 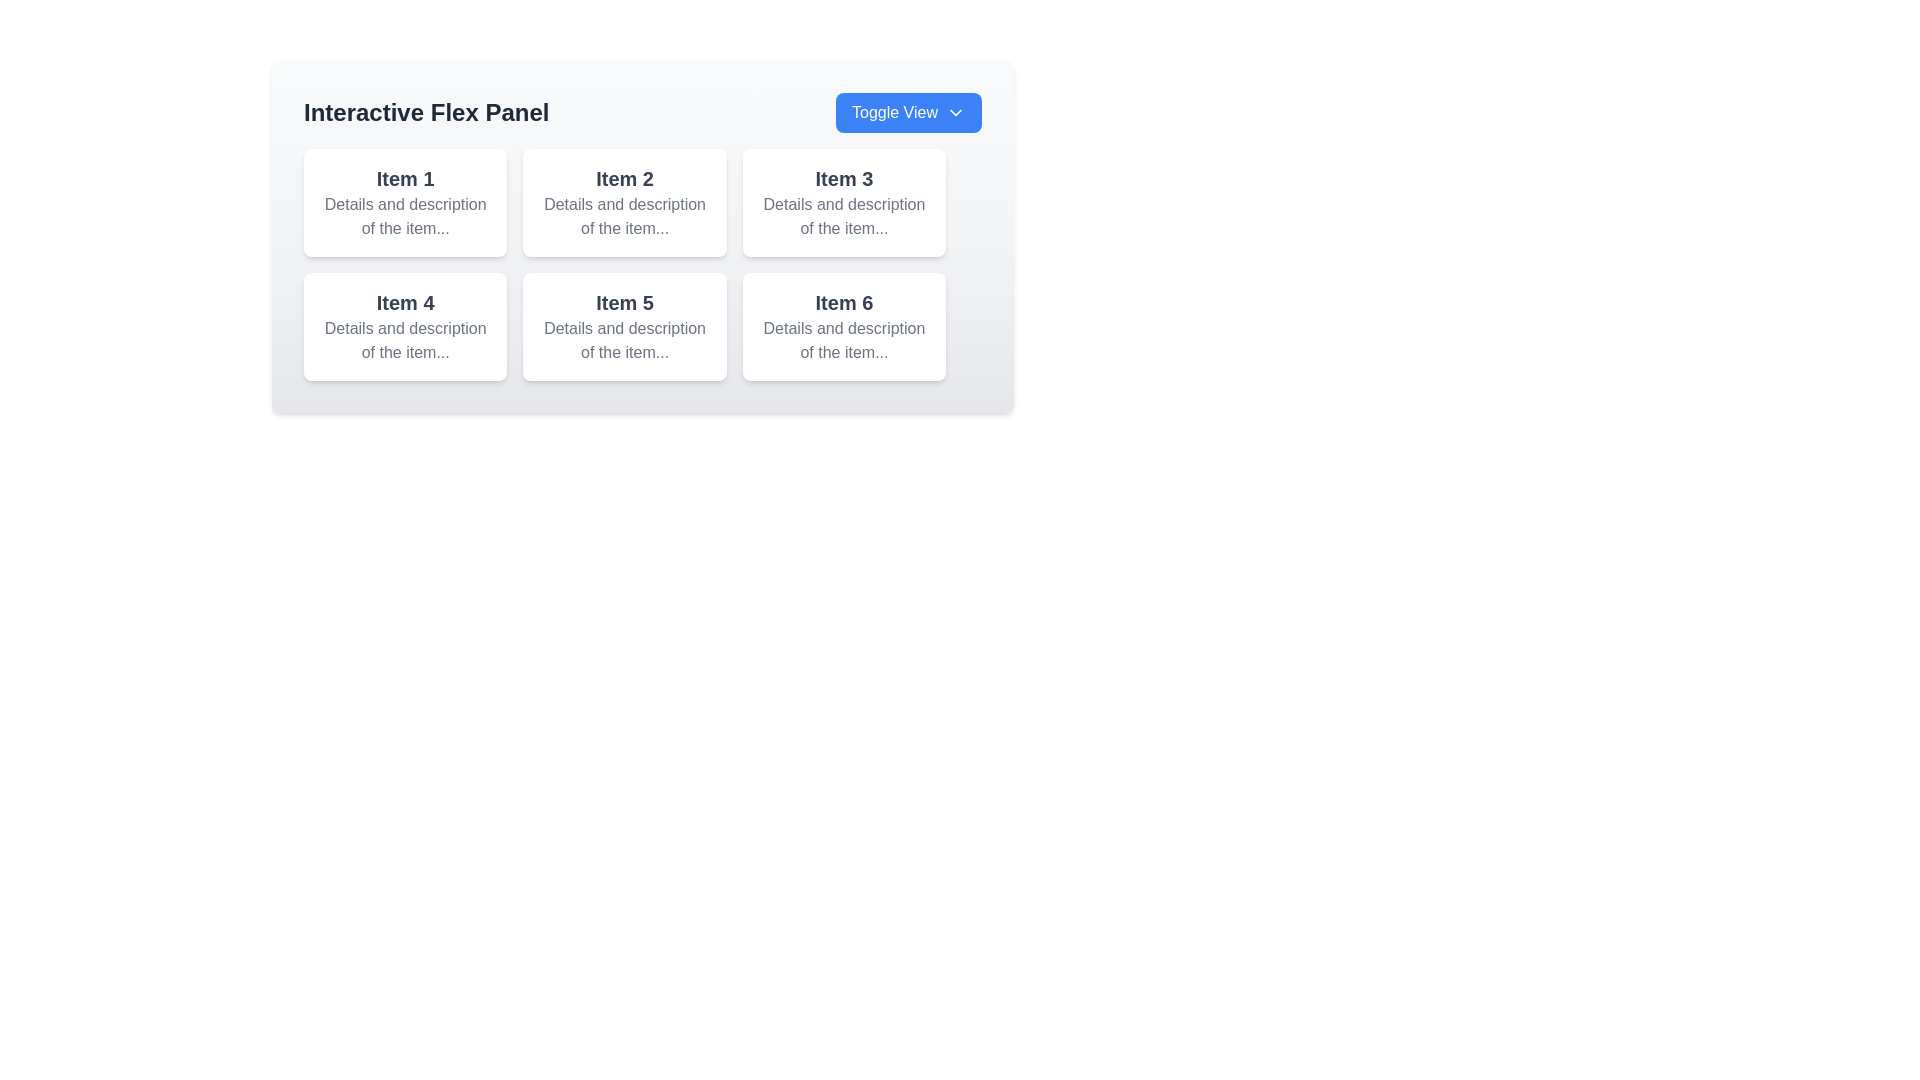 What do you see at coordinates (624, 326) in the screenshot?
I see `the card component displaying information about 'Item 5', located in the second row, second column of a 3x2 grid` at bounding box center [624, 326].